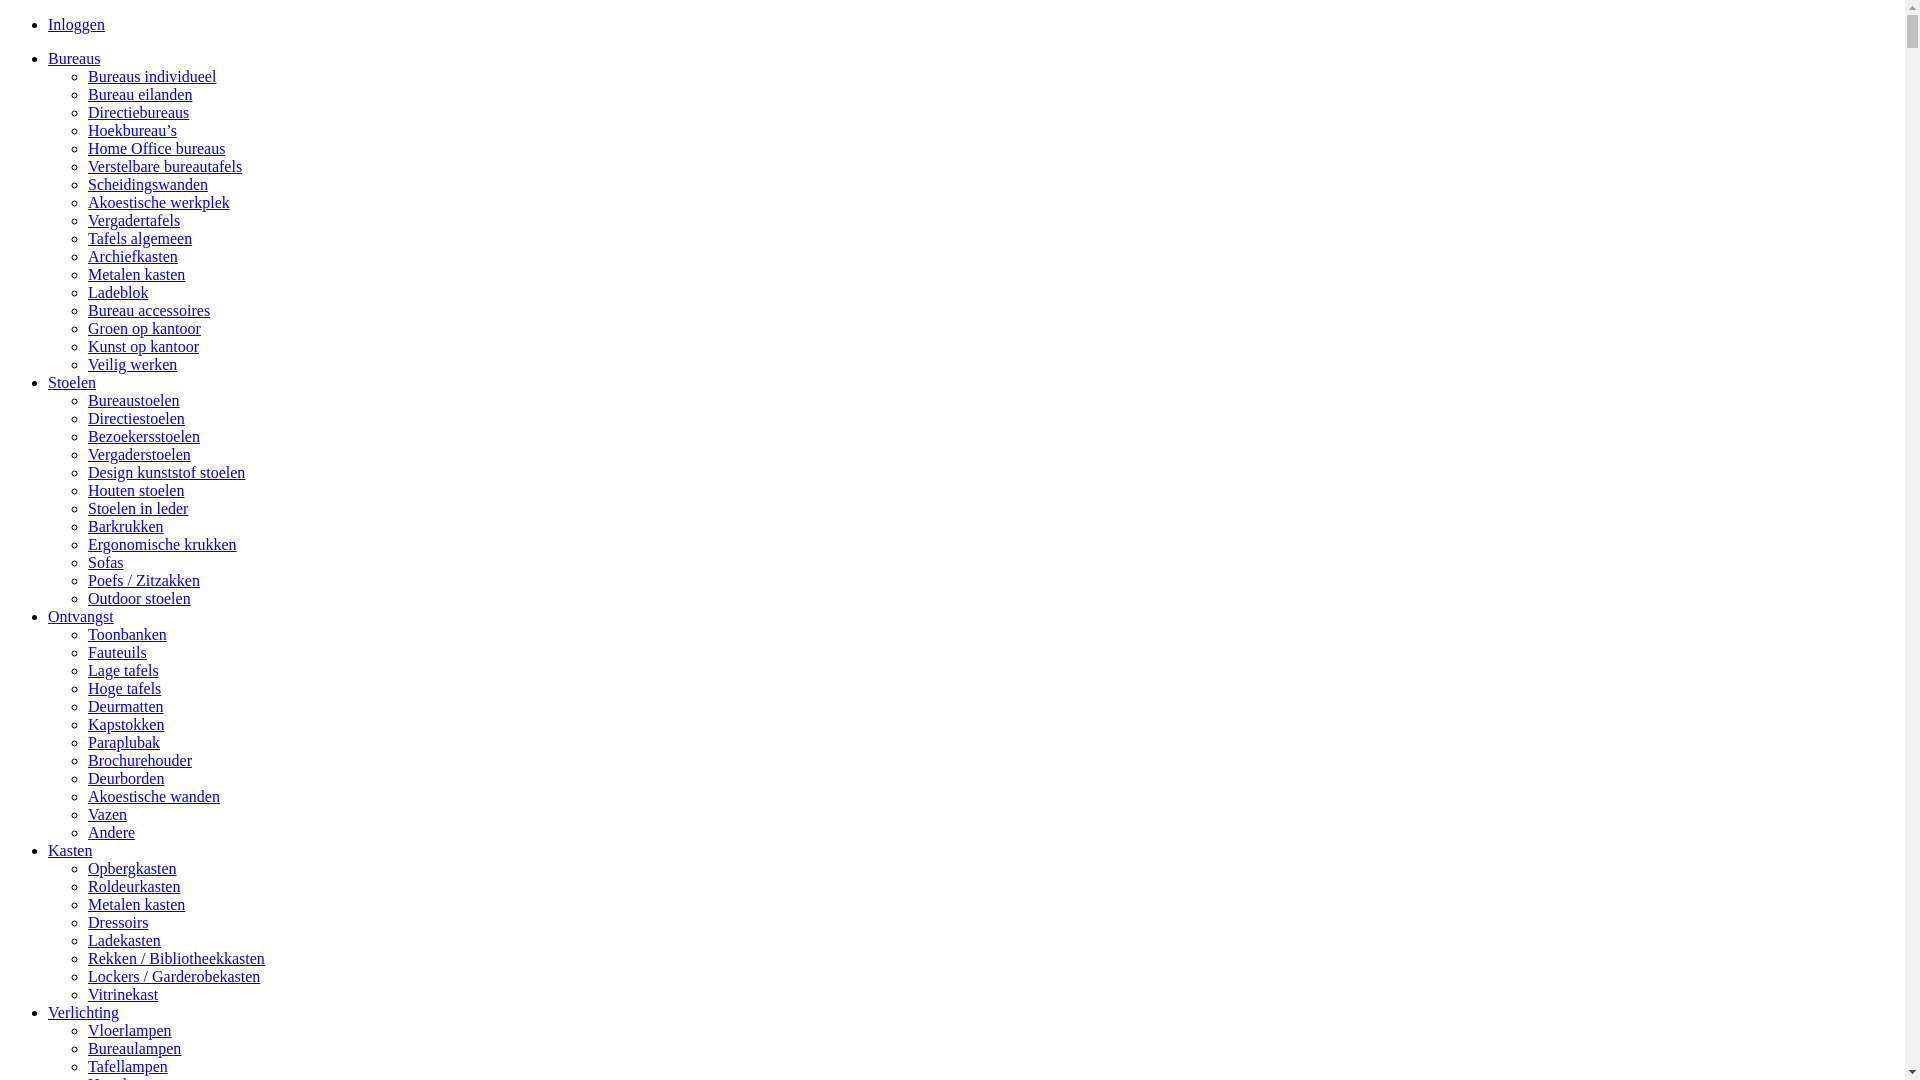 This screenshot has width=1920, height=1080. What do you see at coordinates (134, 490) in the screenshot?
I see `'Houten stoelen'` at bounding box center [134, 490].